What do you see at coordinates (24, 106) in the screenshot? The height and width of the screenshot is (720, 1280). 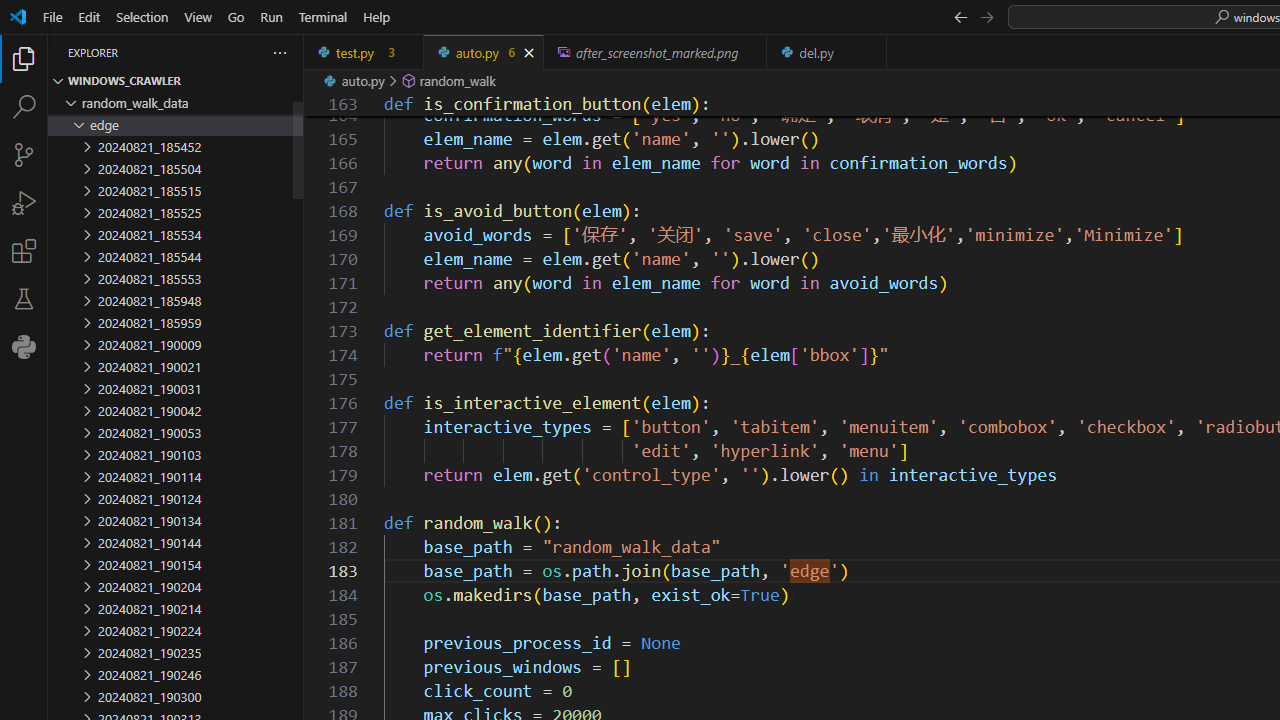 I see `'Search (Ctrl+Shift+F)'` at bounding box center [24, 106].